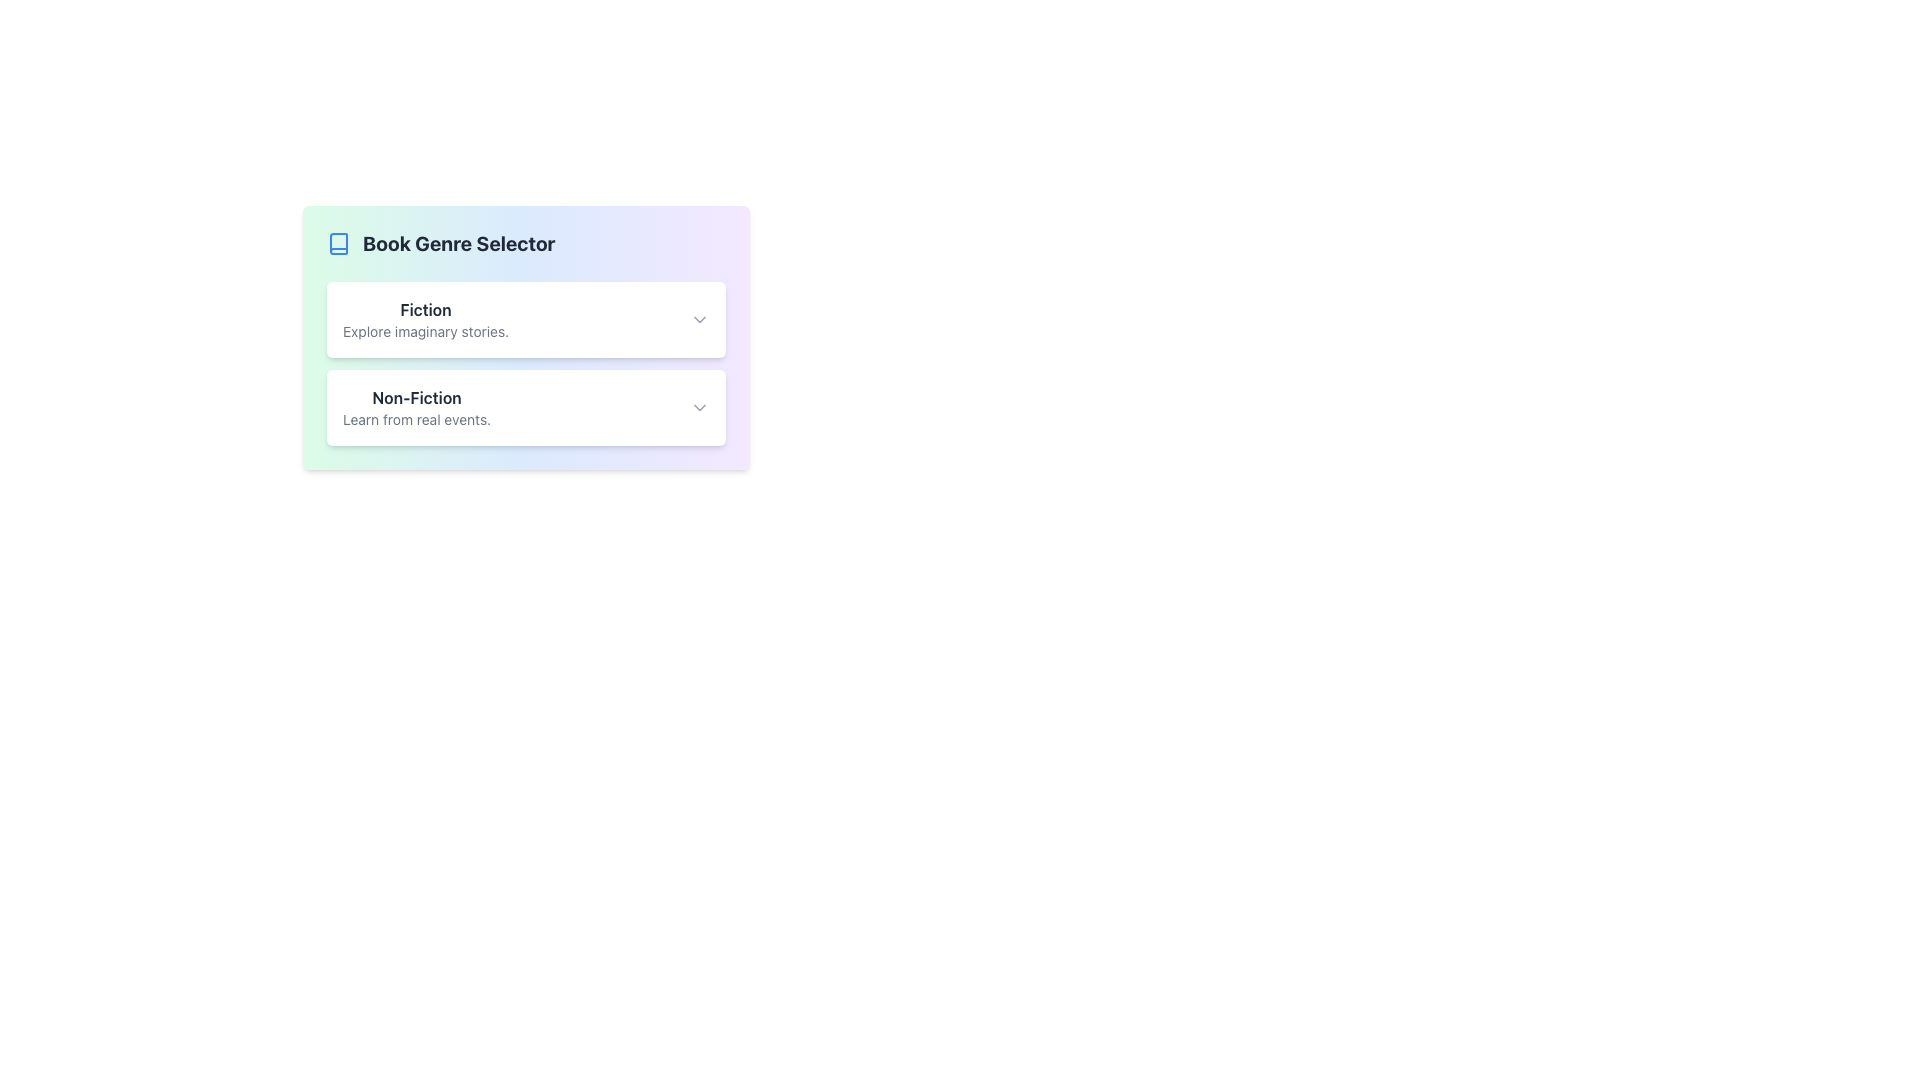 Image resolution: width=1920 pixels, height=1080 pixels. I want to click on the 'Fiction' category title text label in the Book Genre Selector interface, which is positioned at the top section and identifies the Fiction genre, so click(425, 309).